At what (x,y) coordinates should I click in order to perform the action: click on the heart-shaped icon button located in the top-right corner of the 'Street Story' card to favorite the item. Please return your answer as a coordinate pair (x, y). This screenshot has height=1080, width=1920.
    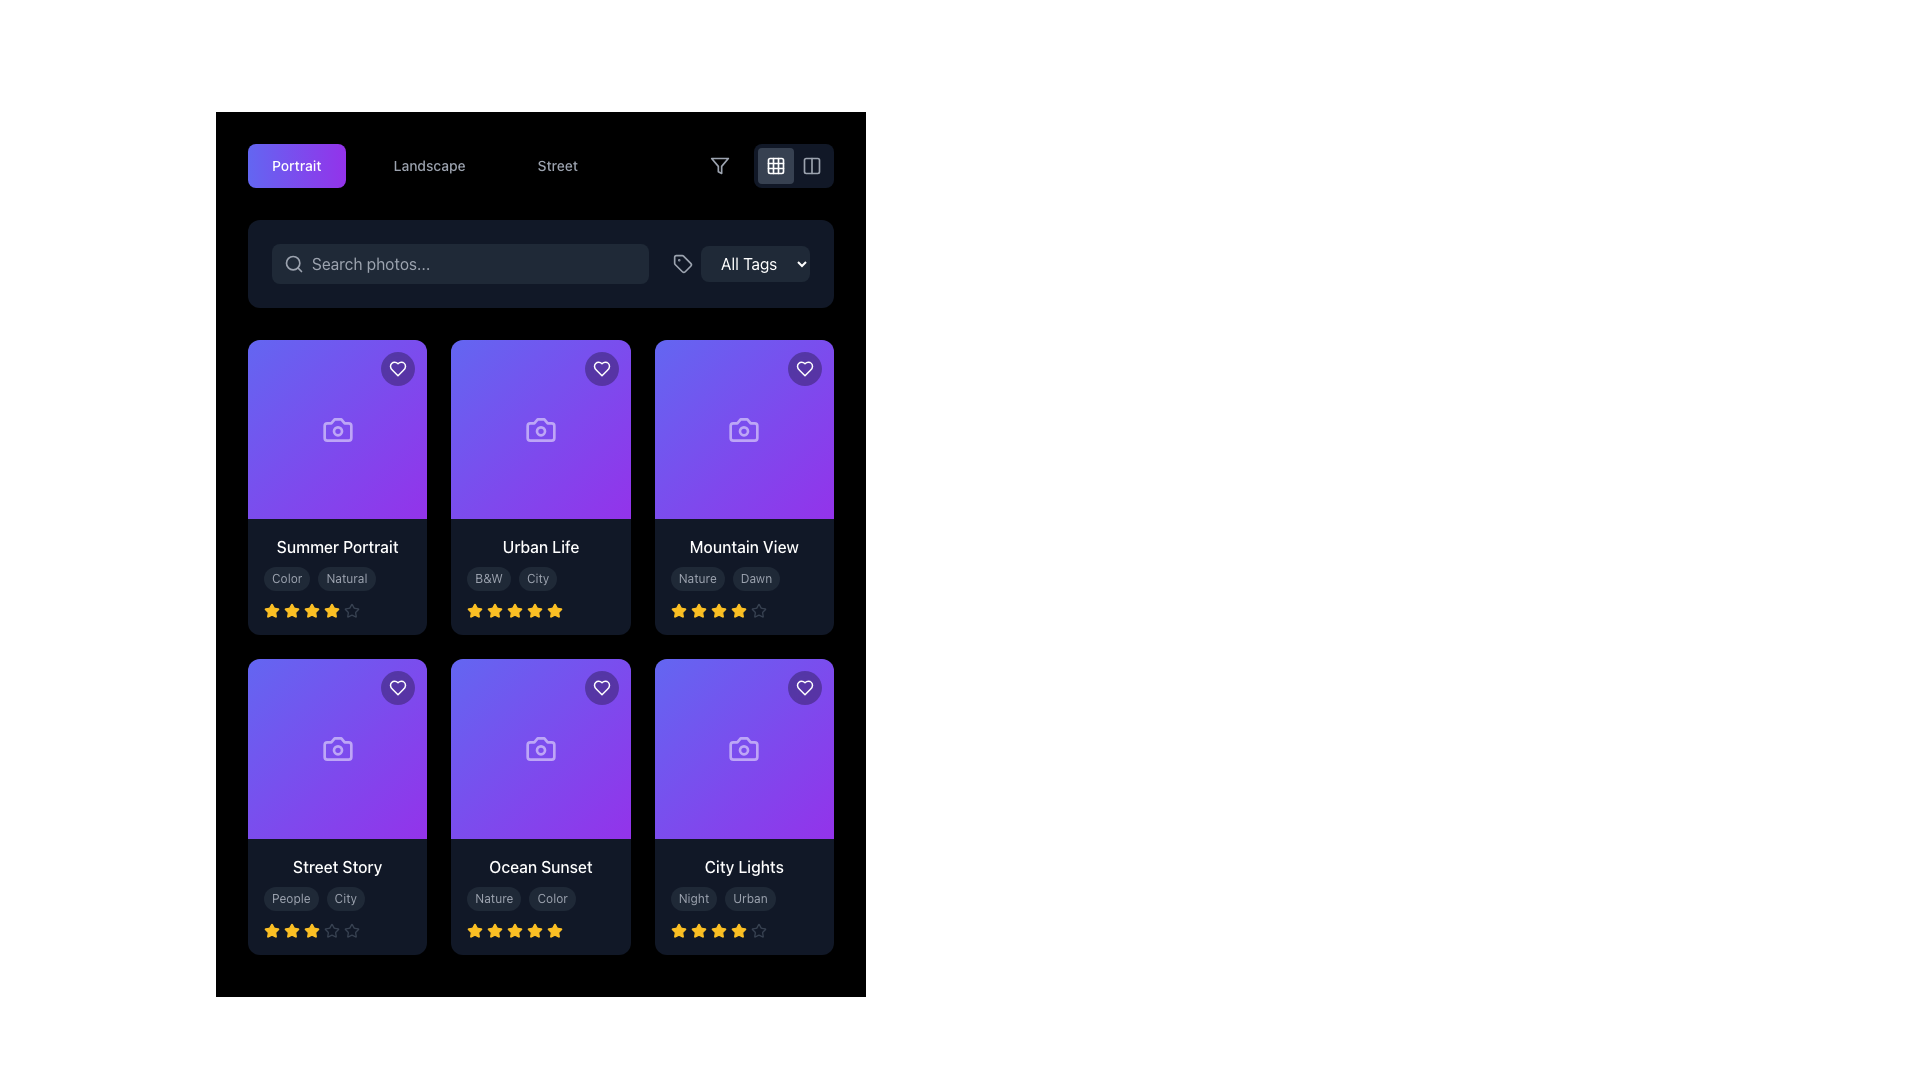
    Looking at the image, I should click on (398, 687).